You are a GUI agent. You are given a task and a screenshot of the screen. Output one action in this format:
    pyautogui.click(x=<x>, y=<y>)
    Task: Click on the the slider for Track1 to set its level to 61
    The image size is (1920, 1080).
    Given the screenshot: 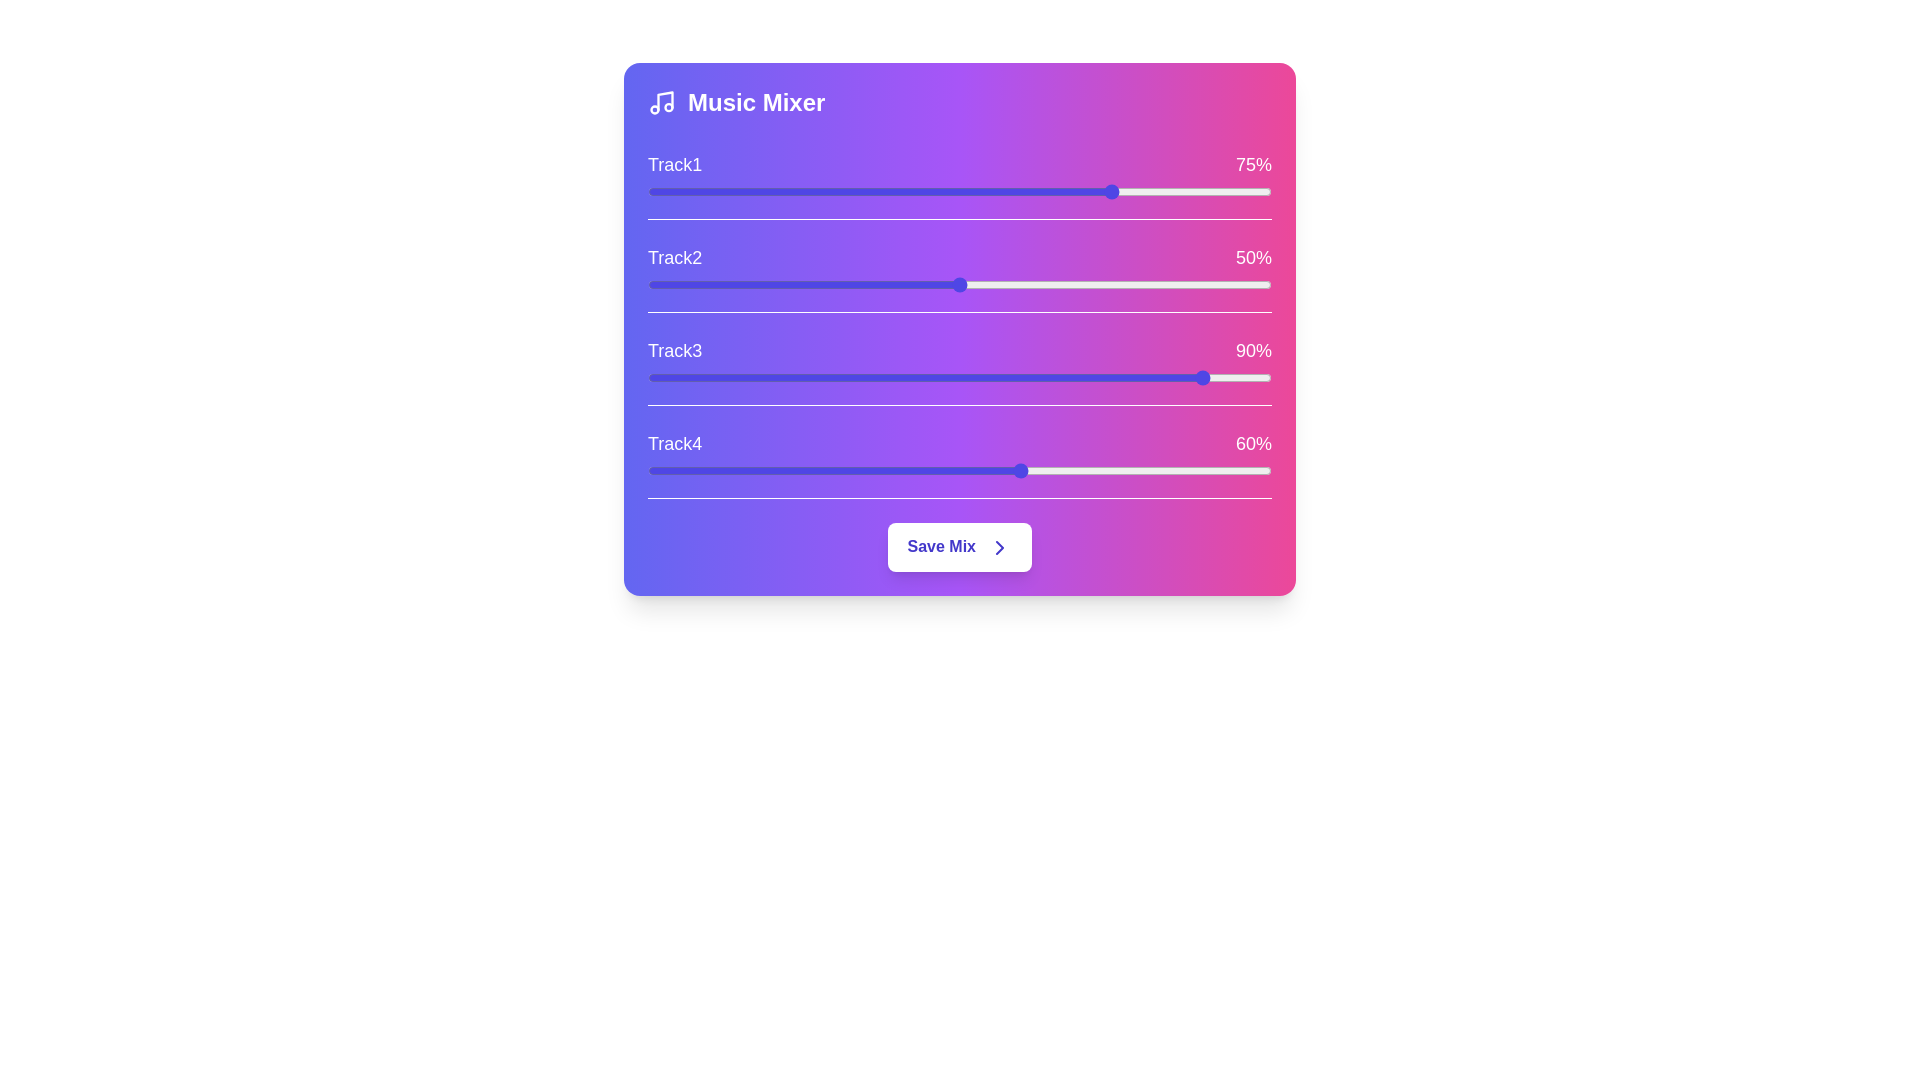 What is the action you would take?
    pyautogui.click(x=1028, y=192)
    